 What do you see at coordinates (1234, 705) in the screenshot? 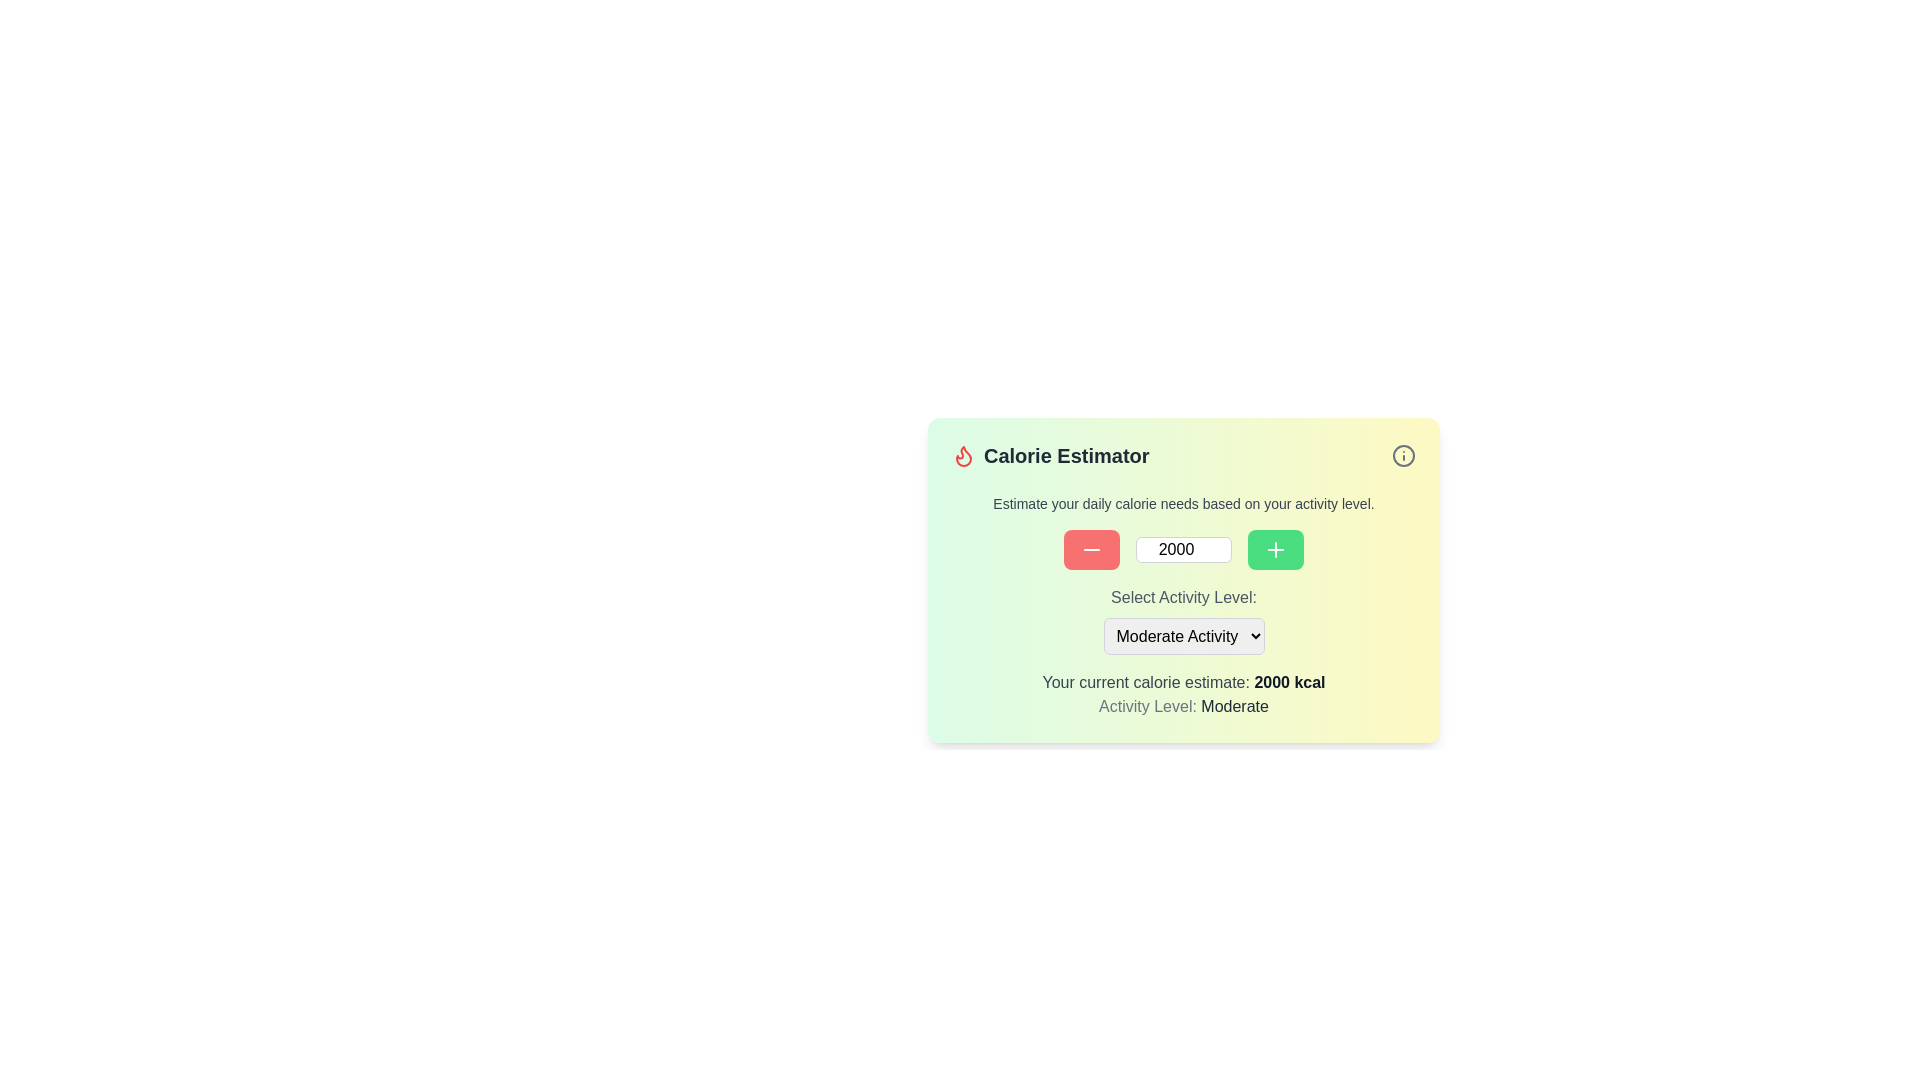
I see `the static text displaying the current selection for the activity level, located under the label 'Activity Level:' in the calorie estimation context` at bounding box center [1234, 705].